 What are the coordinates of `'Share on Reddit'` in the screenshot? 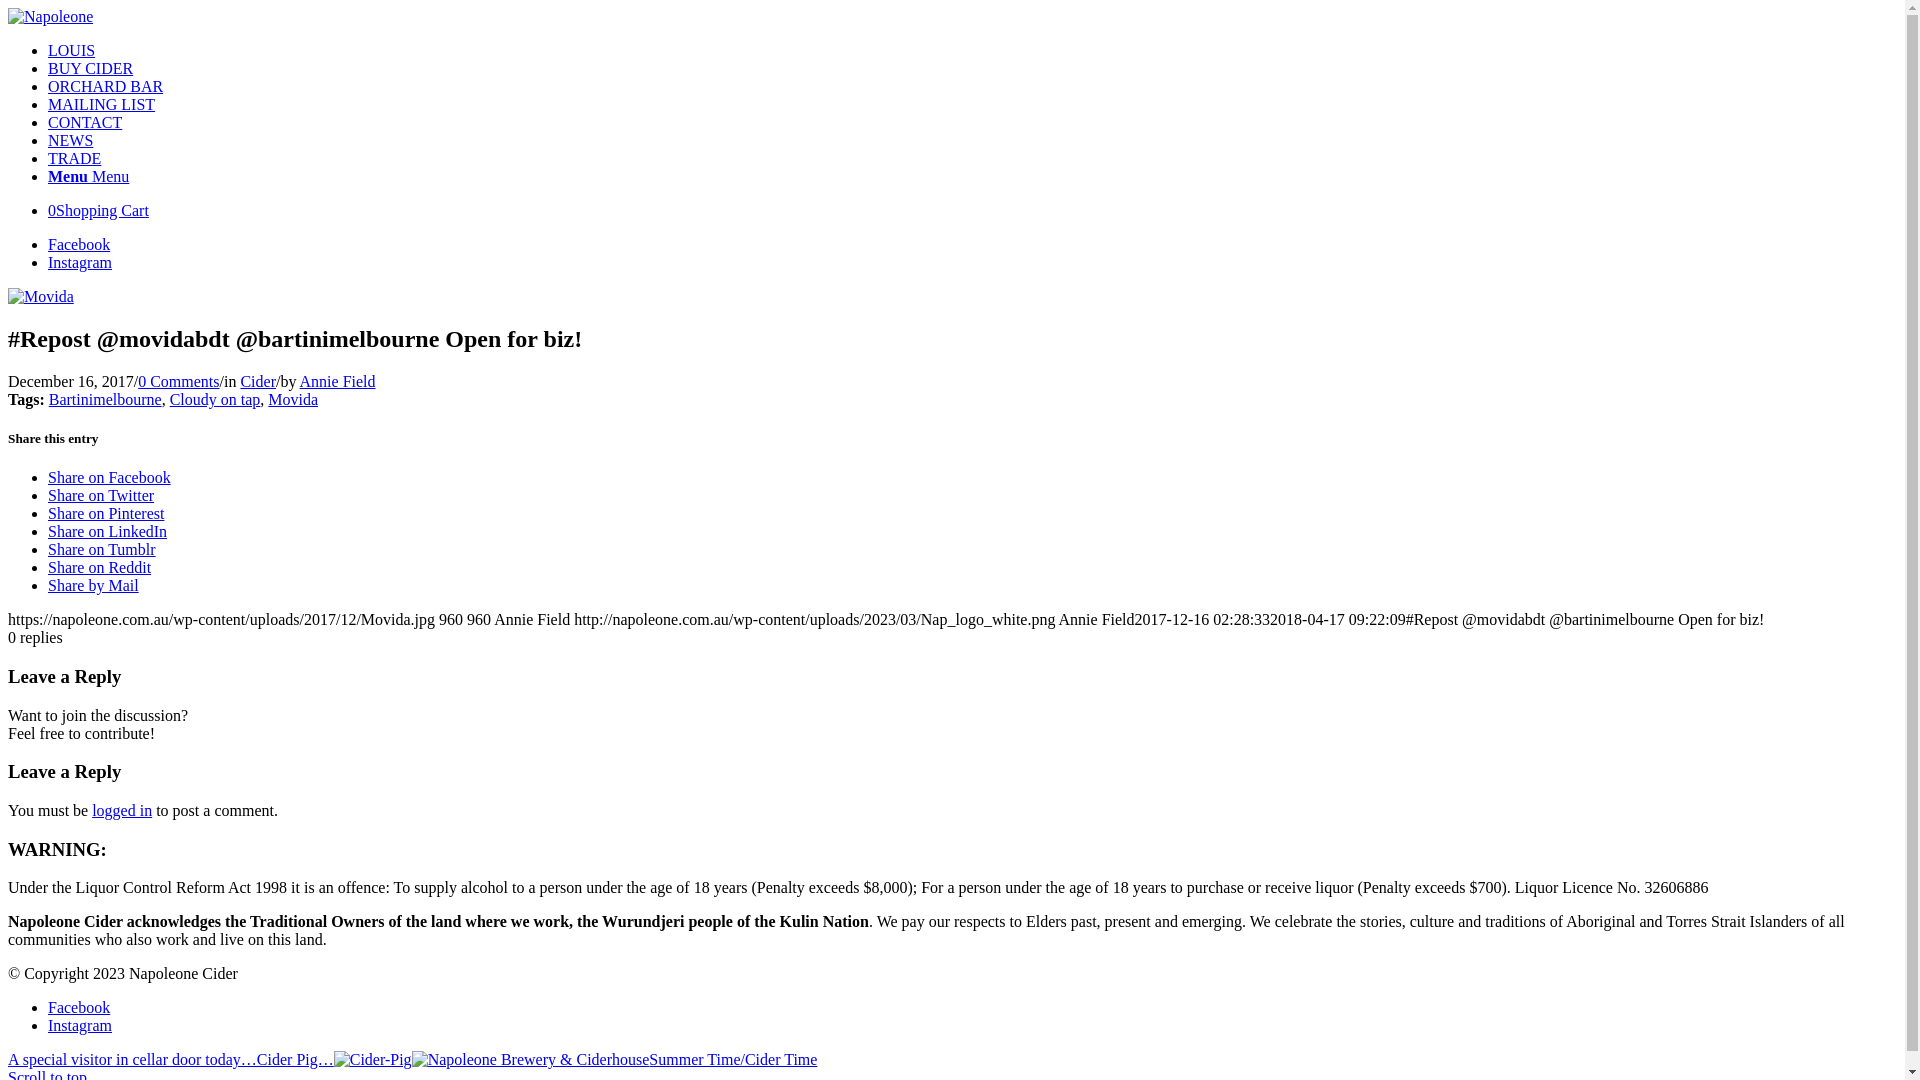 It's located at (98, 567).